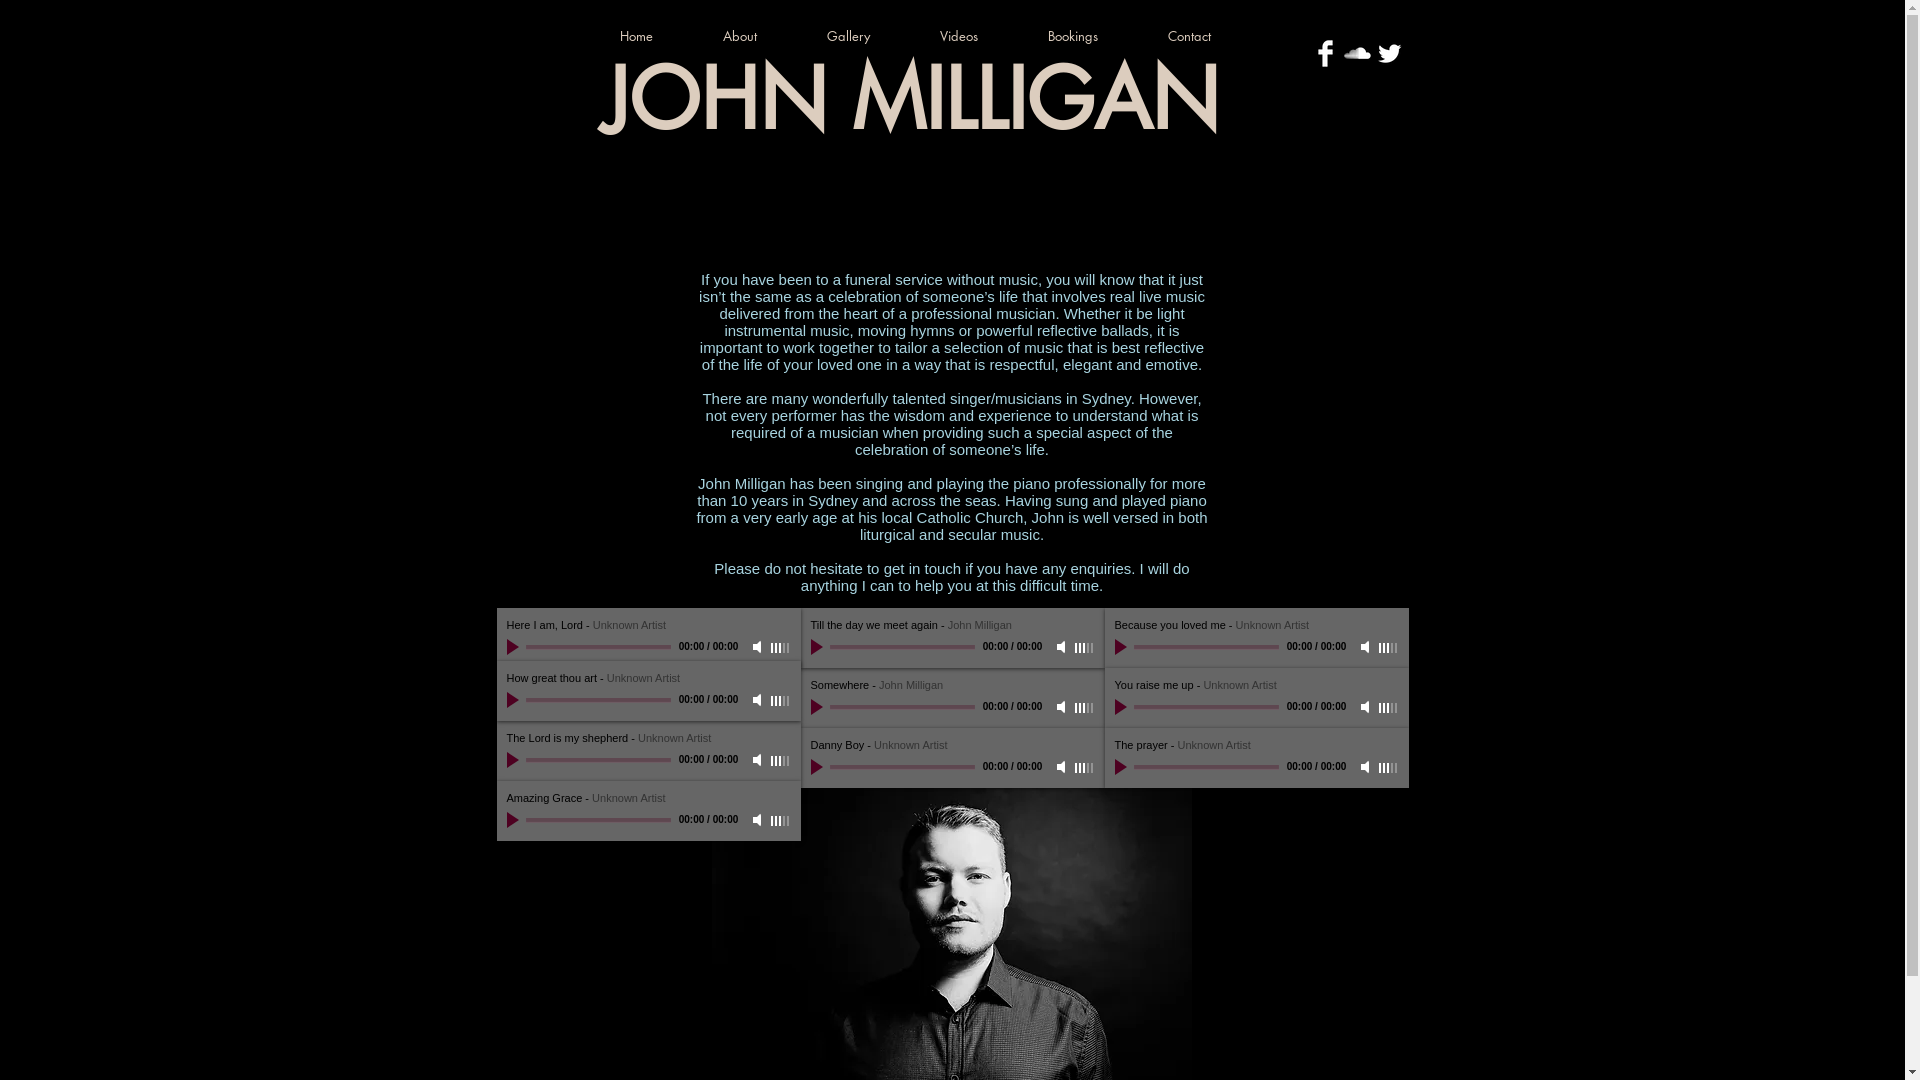  Describe the element at coordinates (866, 35) in the screenshot. I see `'Gallery'` at that location.